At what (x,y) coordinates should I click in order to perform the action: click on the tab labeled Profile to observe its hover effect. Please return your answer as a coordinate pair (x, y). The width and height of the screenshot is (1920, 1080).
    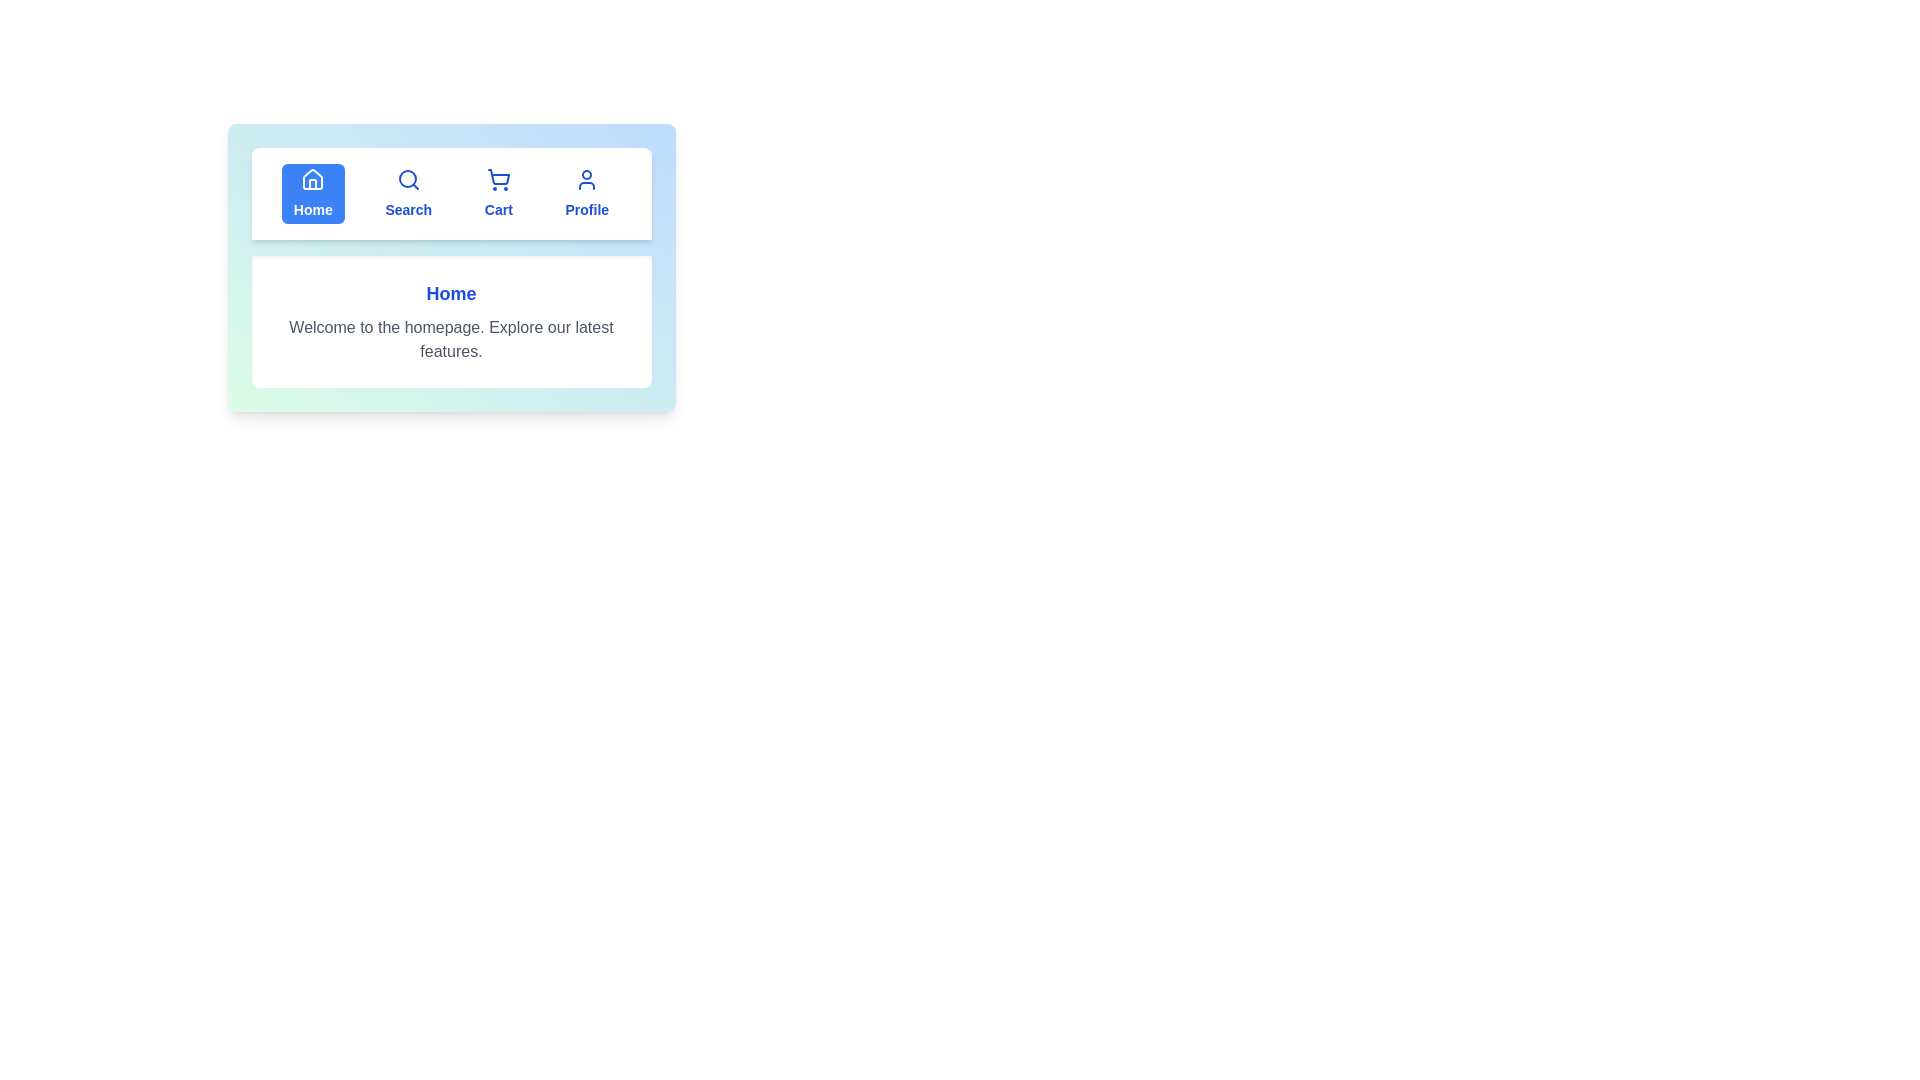
    Looking at the image, I should click on (585, 193).